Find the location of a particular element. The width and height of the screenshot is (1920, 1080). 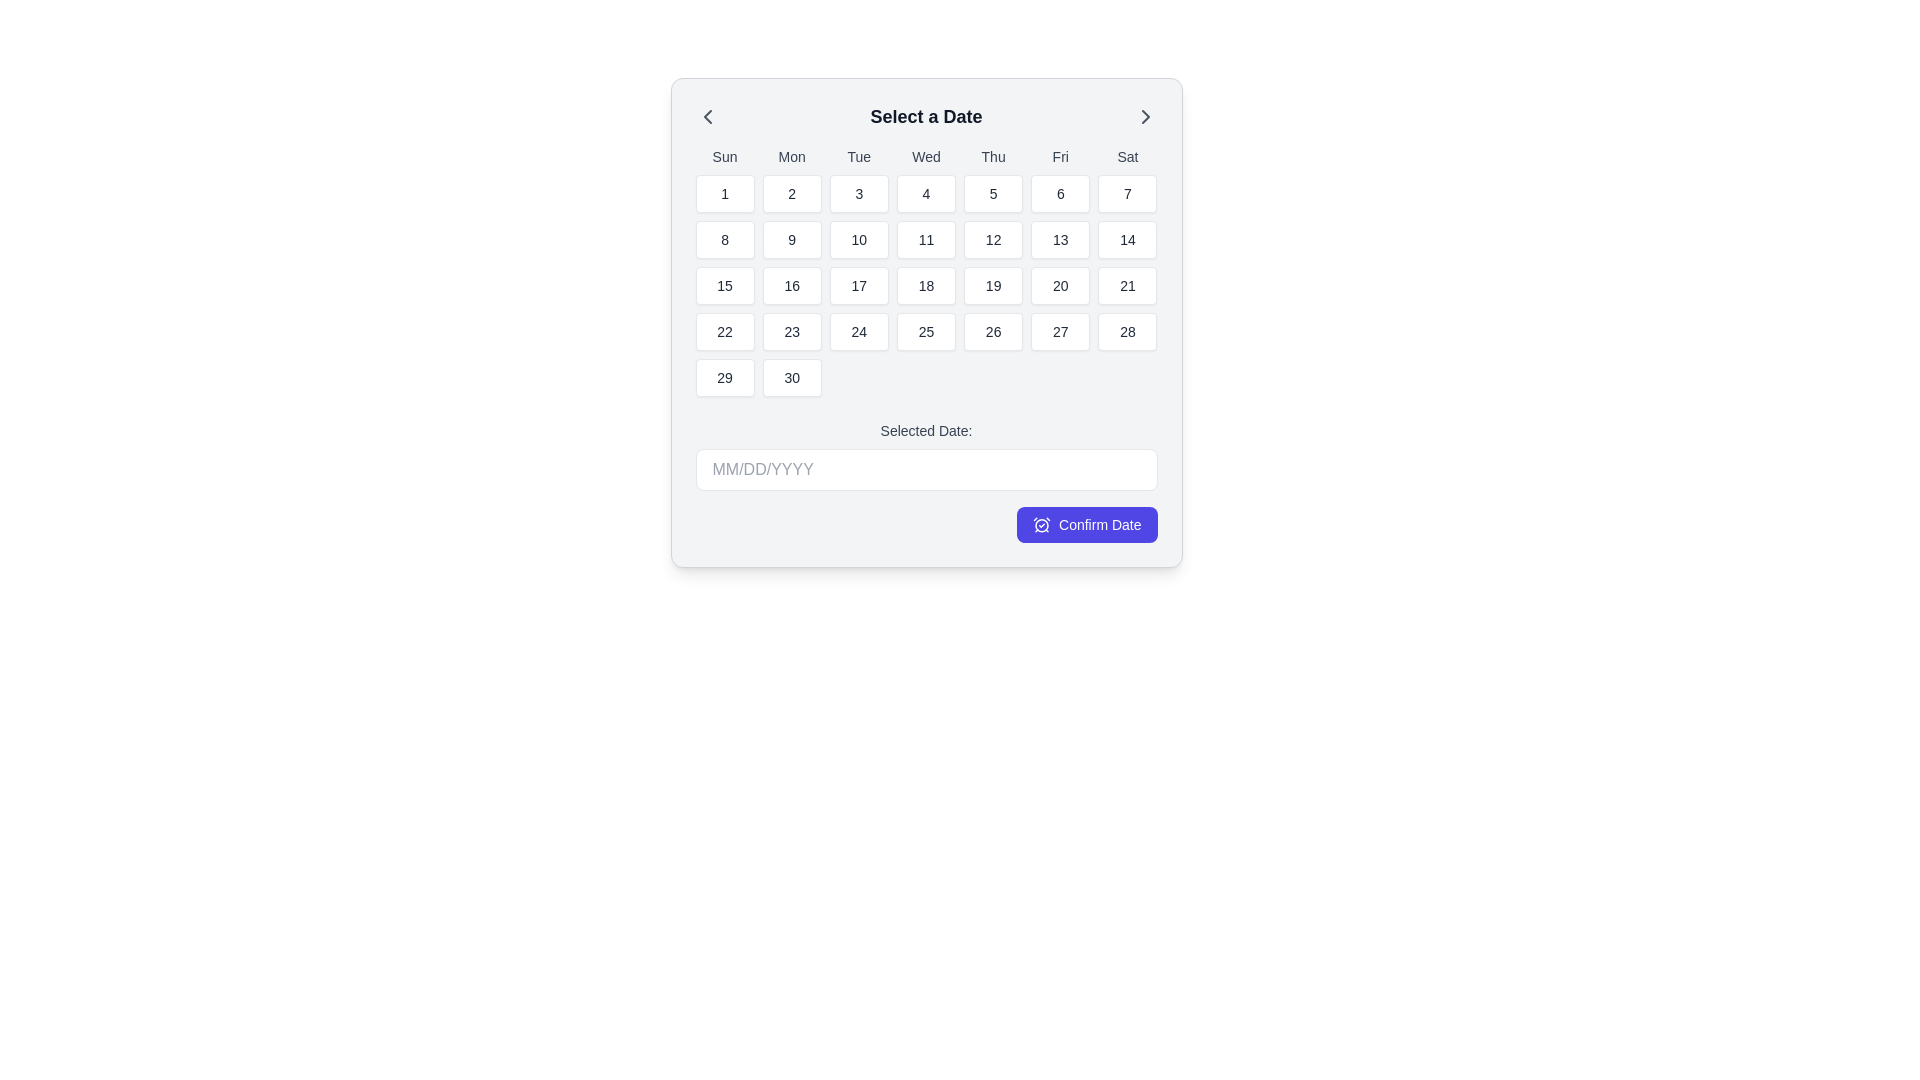

the text label that reads 'Fri', which is the sixth day label in the calendar interface, located near the upper-right section, directly after 'Thu' and before 'Sat' is located at coordinates (1059, 156).